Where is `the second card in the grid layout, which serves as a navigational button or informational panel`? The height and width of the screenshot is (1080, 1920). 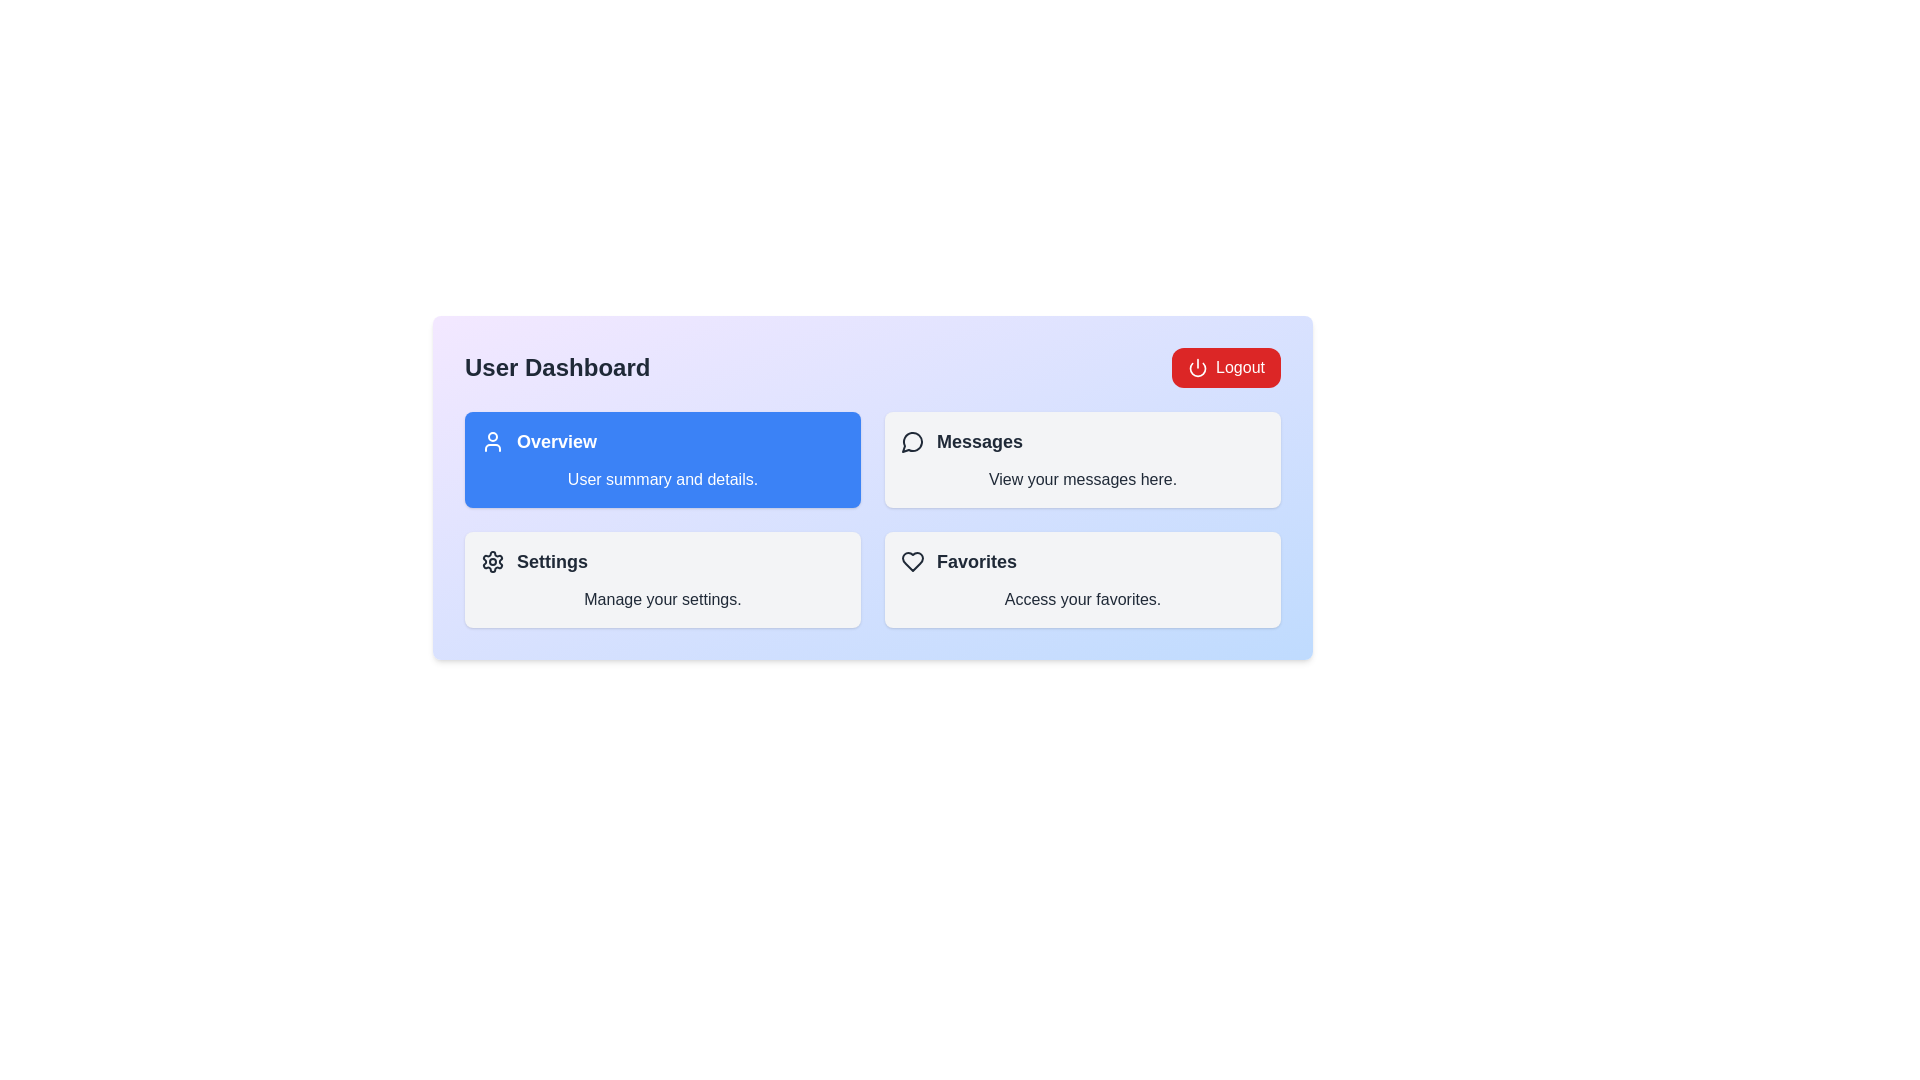 the second card in the grid layout, which serves as a navigational button or informational panel is located at coordinates (1082, 459).